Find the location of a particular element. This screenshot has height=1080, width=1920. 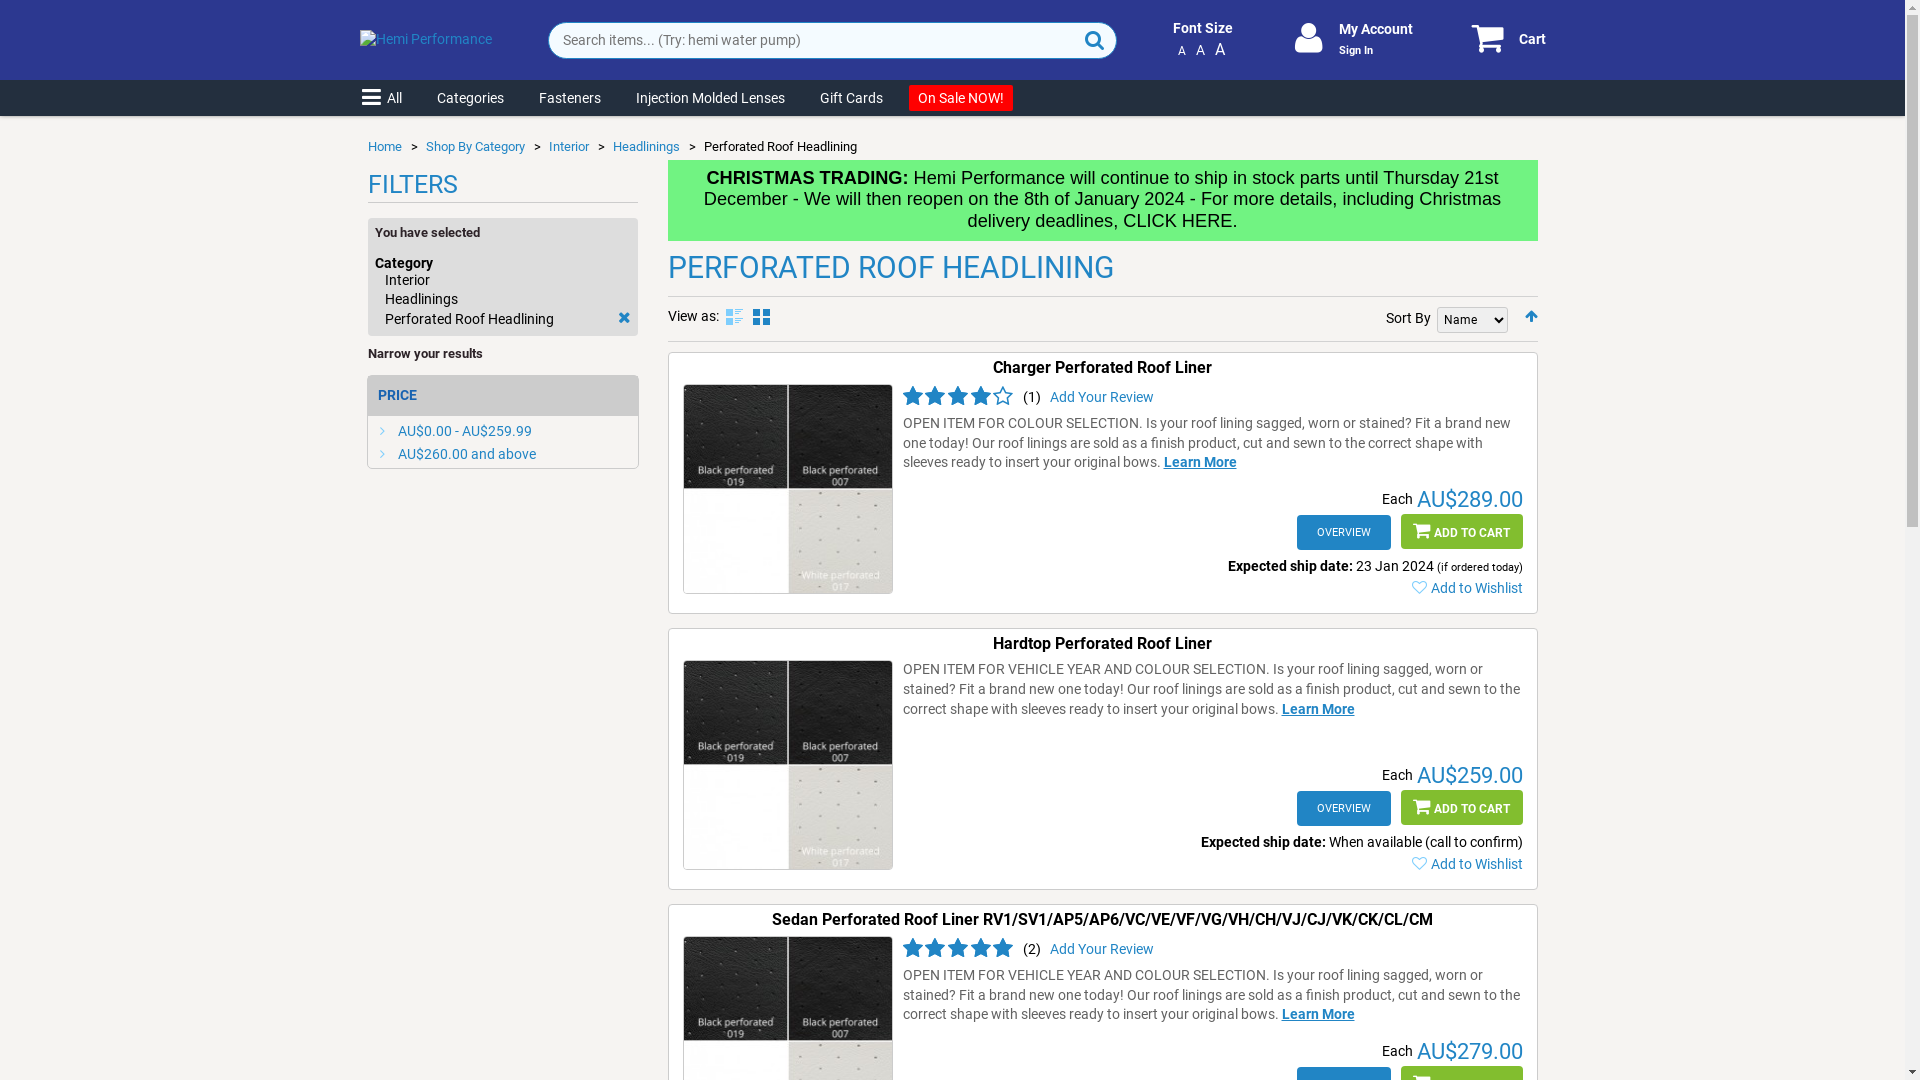

'Injection Molded Lenses' is located at coordinates (709, 97).